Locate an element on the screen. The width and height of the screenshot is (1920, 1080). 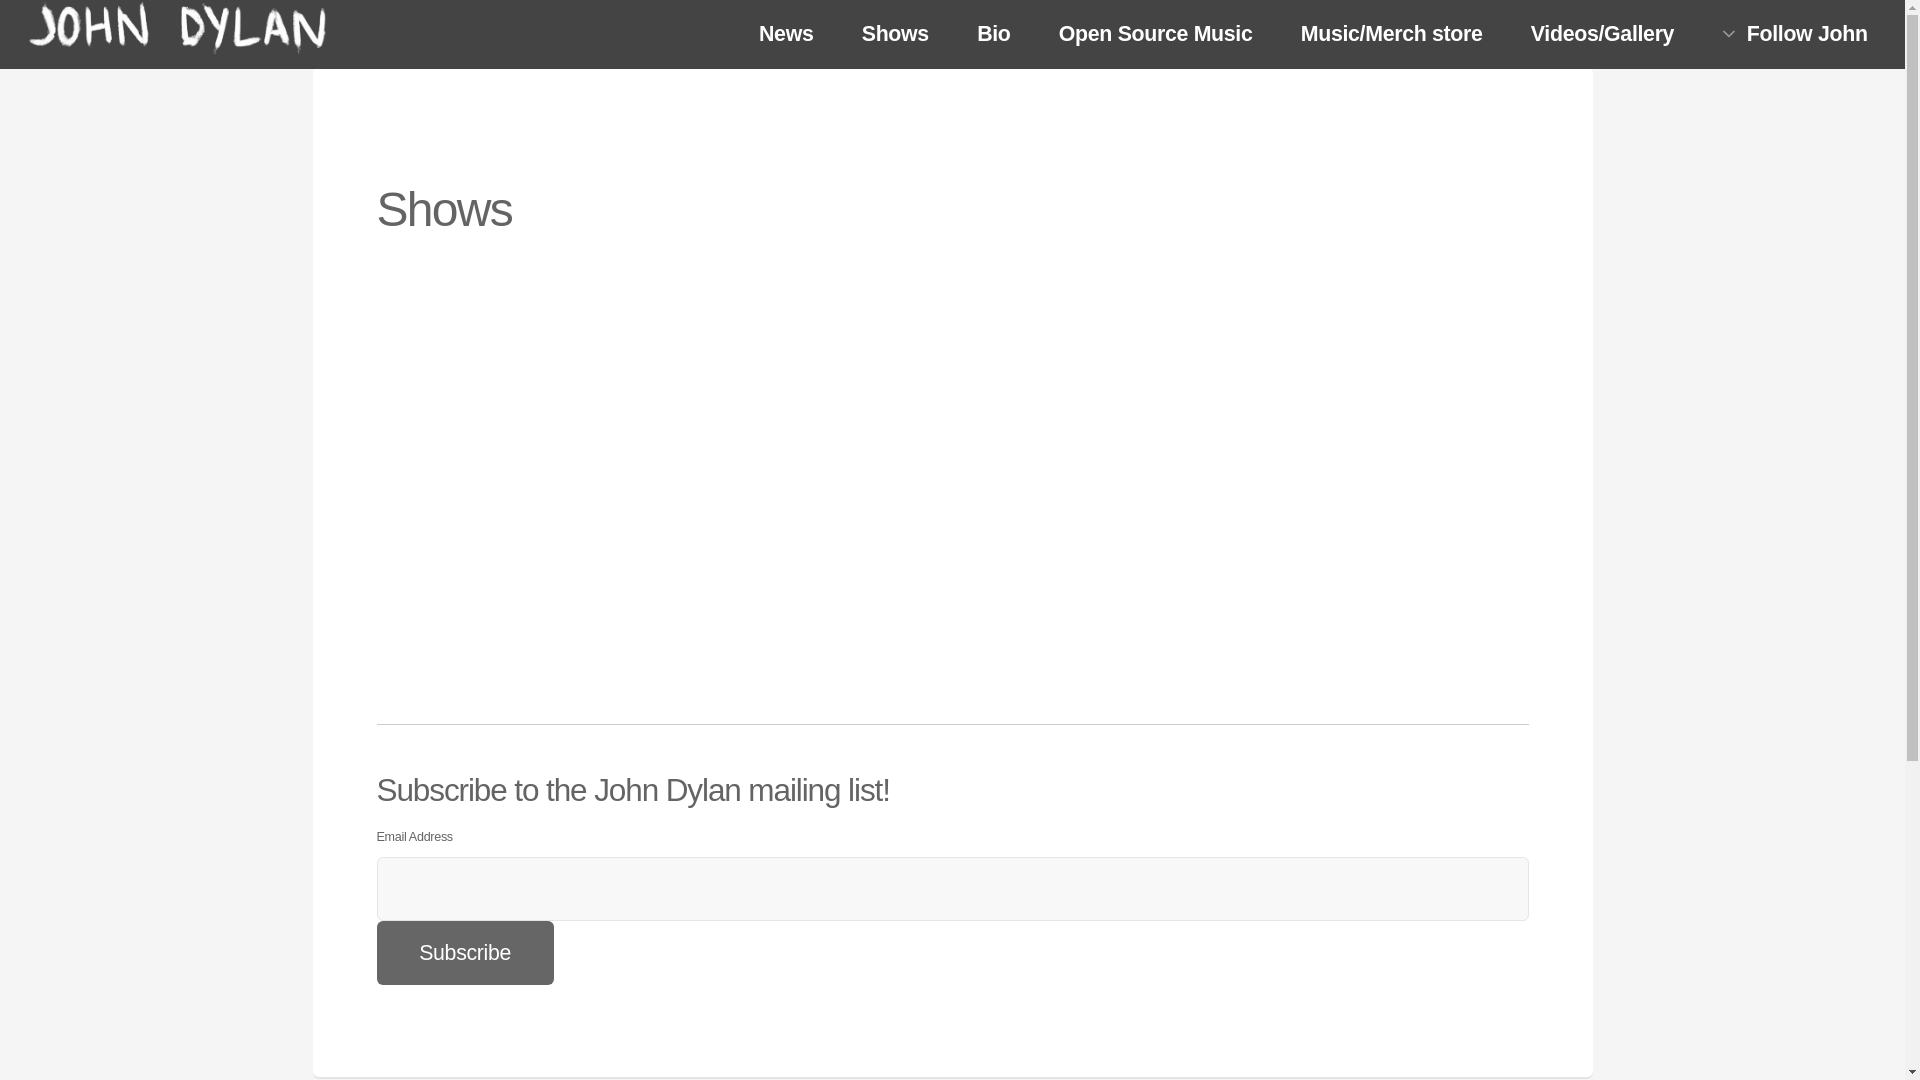
'Follow John' is located at coordinates (1699, 34).